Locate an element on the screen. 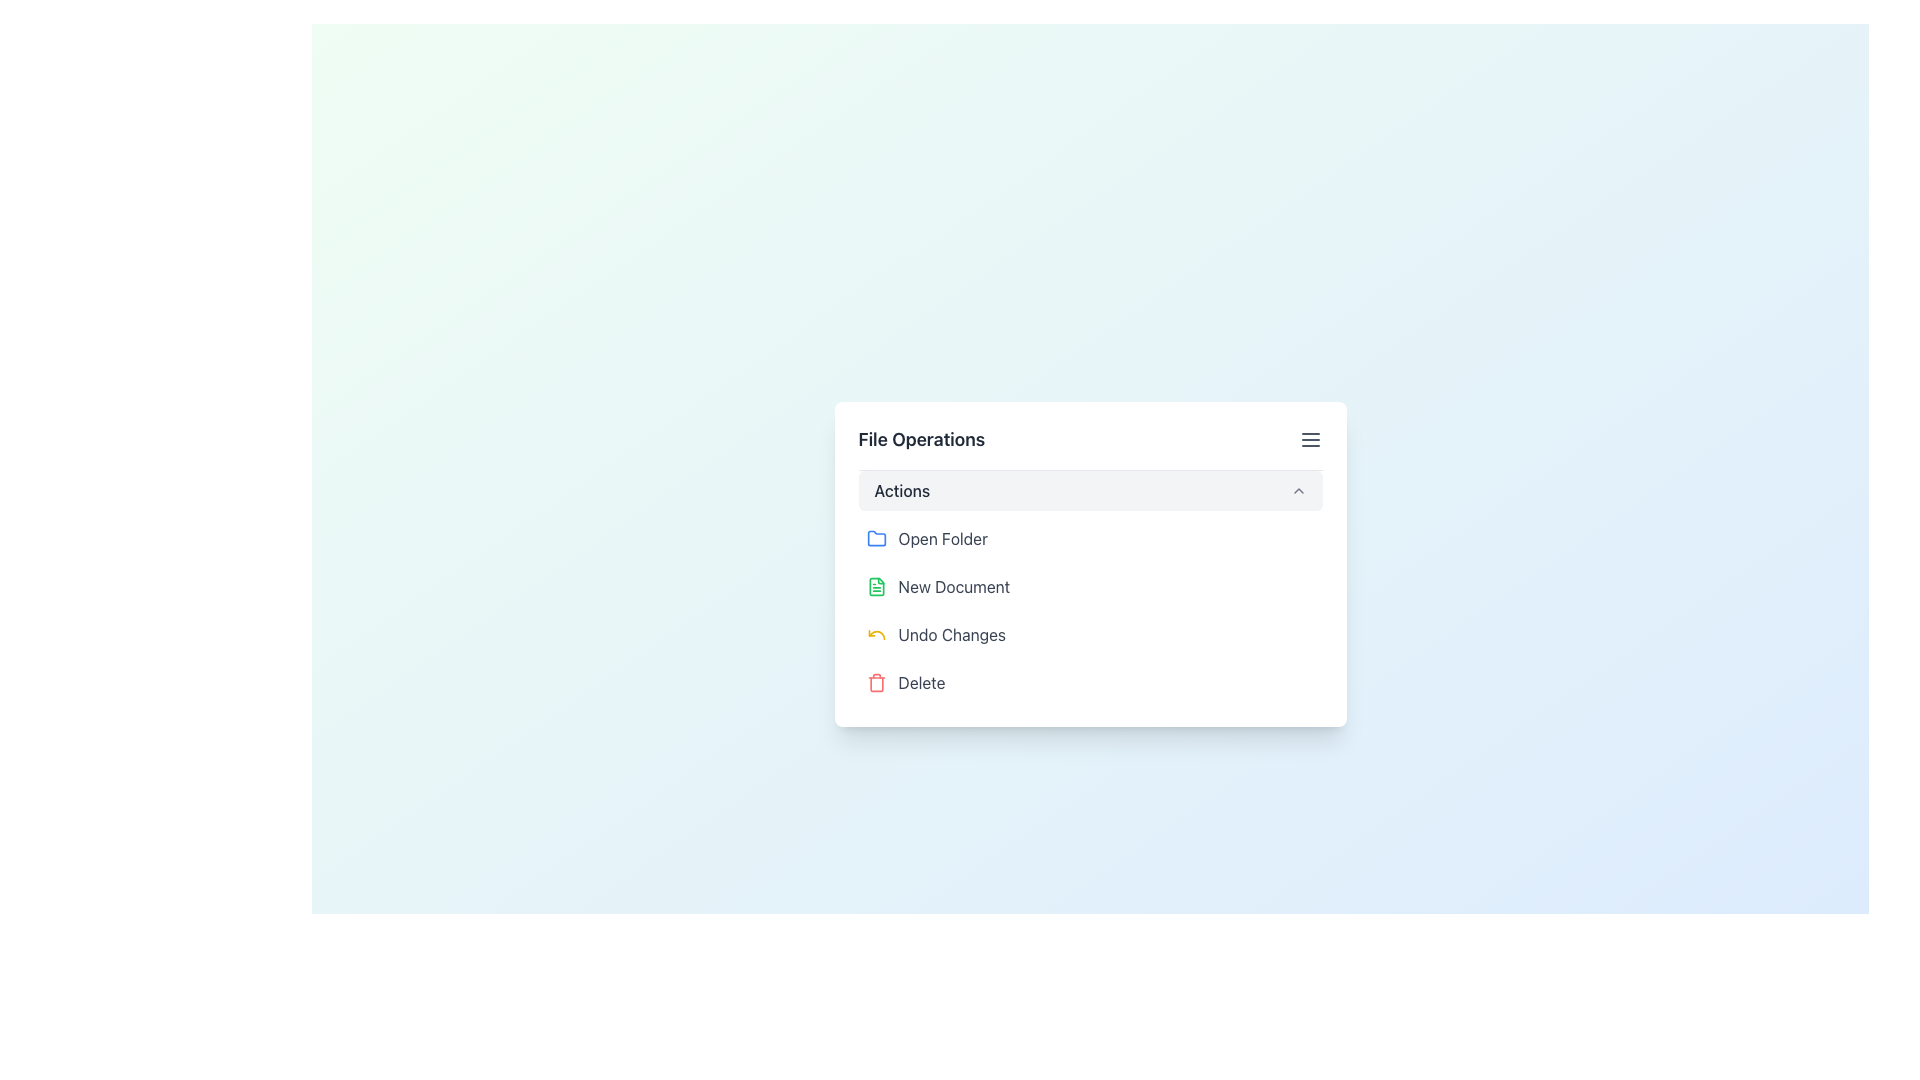 Image resolution: width=1920 pixels, height=1080 pixels. the 'Undo' button located in the 'Actions' section of 'File Operations', positioned below 'New Document' and above 'Delete', to undo recent changes is located at coordinates (1089, 634).